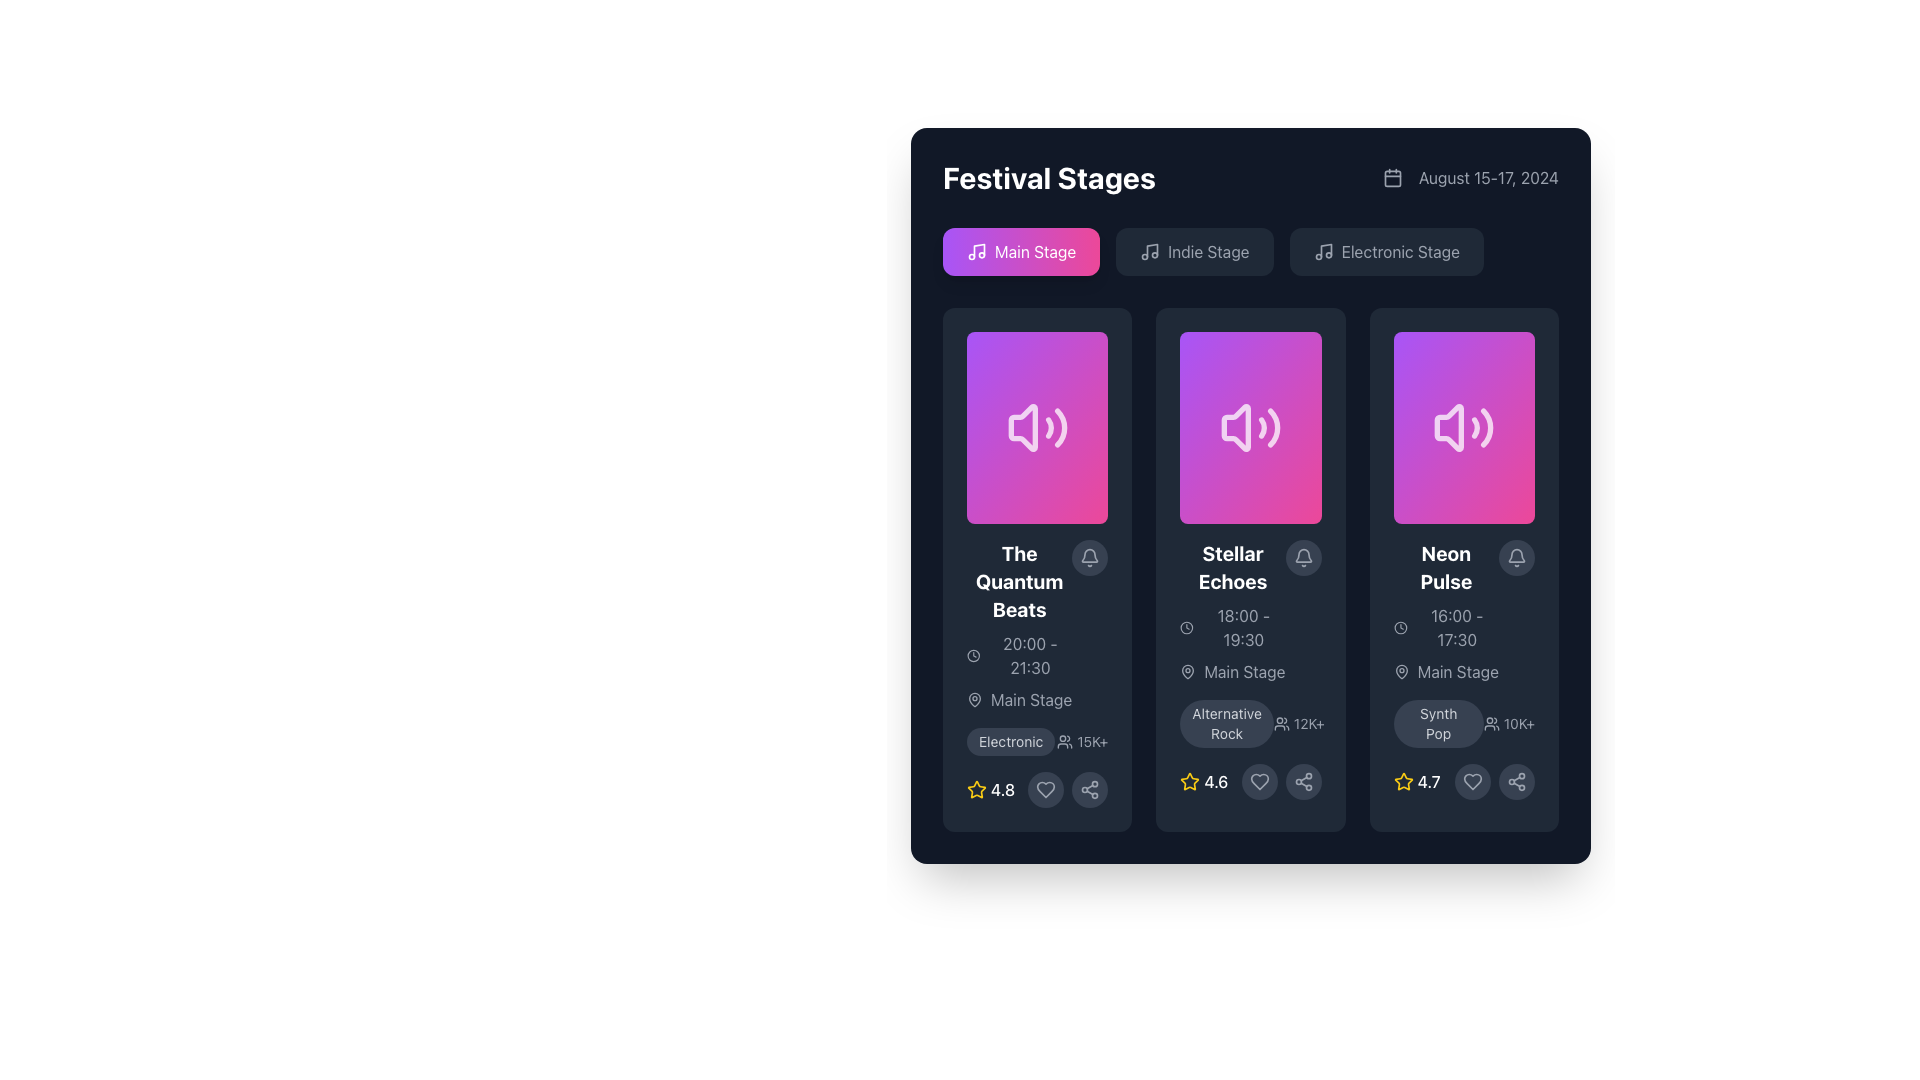 This screenshot has height=1080, width=1920. I want to click on the star-shaped icon with a yellow outline located in the bottom-right card under the 'Festival Stages' section to interact with the rating, so click(1402, 781).